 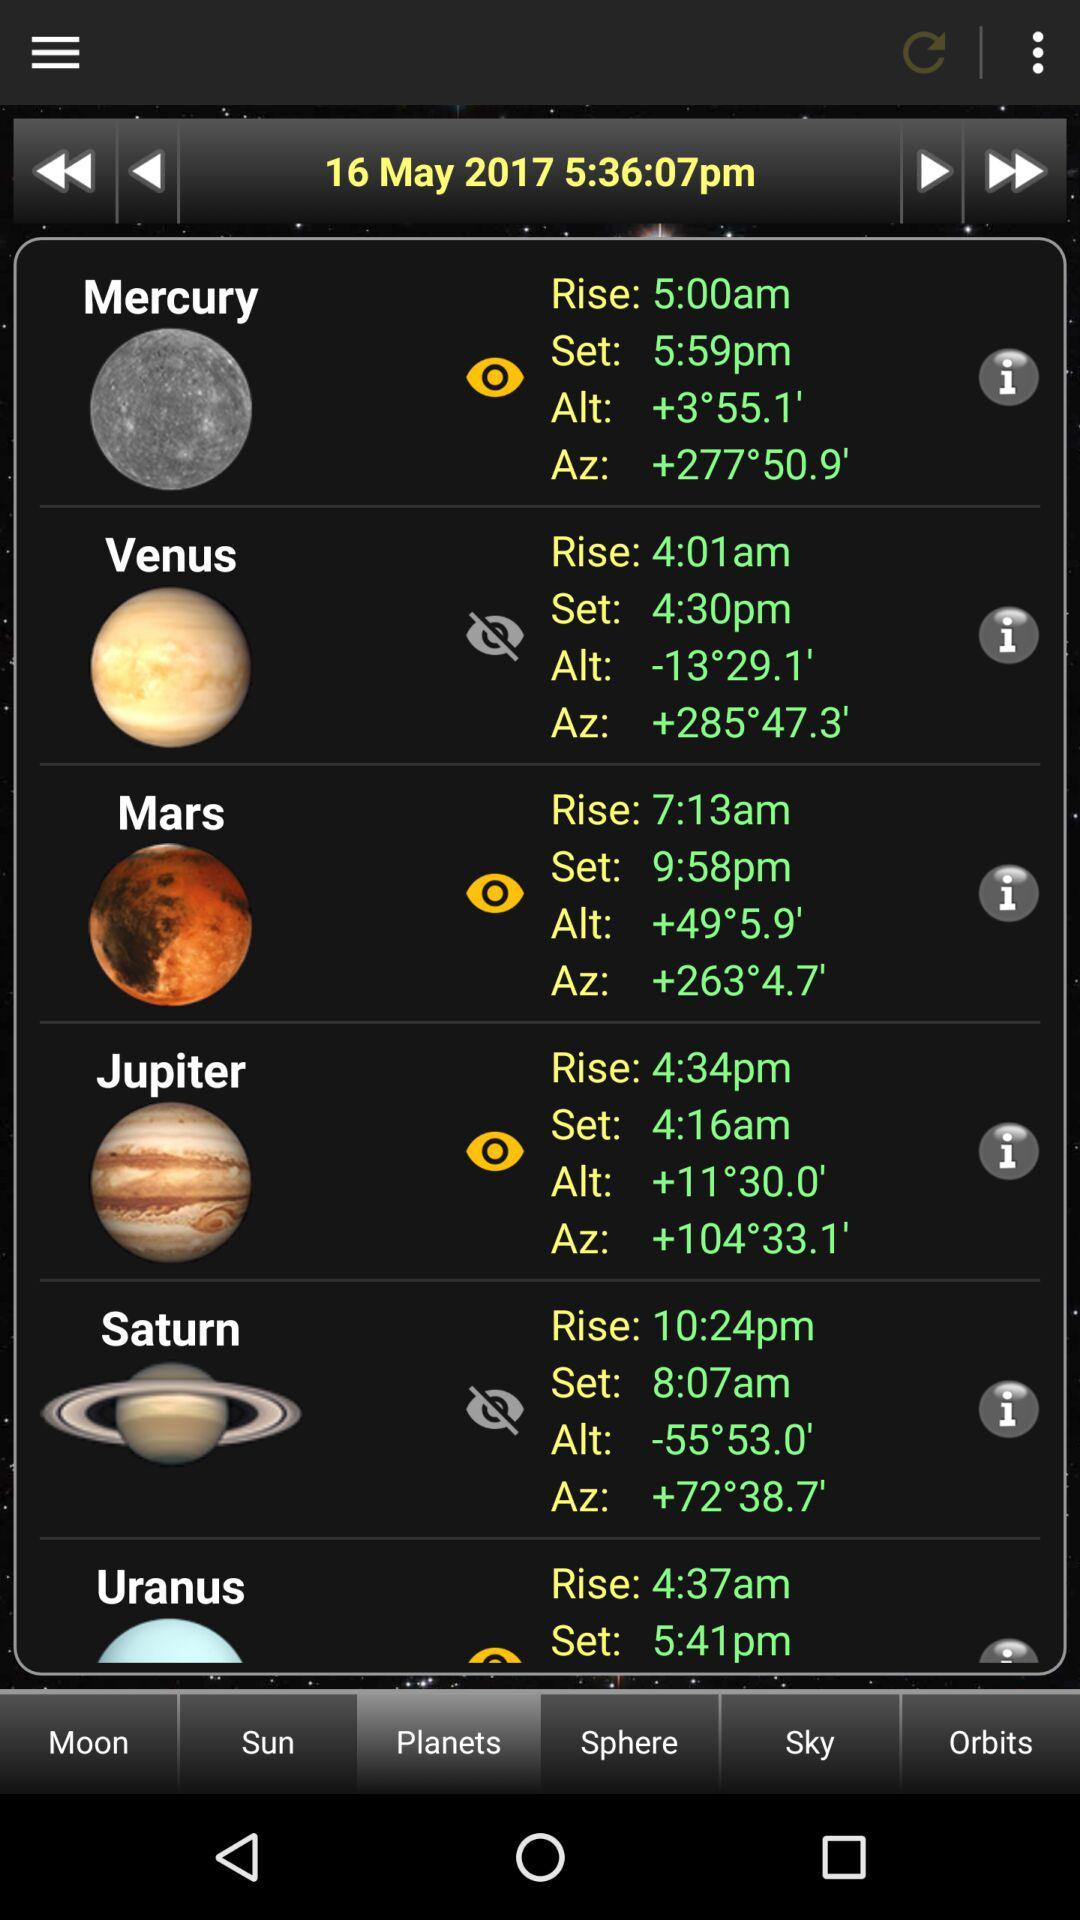 What do you see at coordinates (494, 1643) in the screenshot?
I see `for vision` at bounding box center [494, 1643].